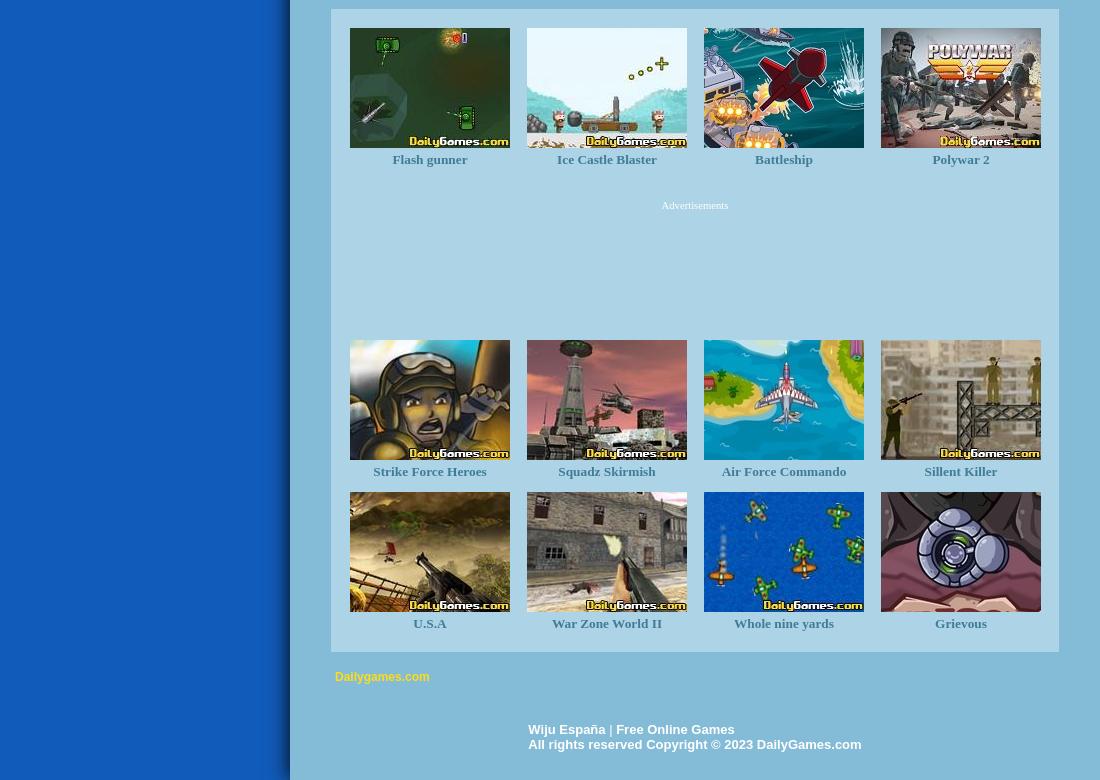  What do you see at coordinates (428, 623) in the screenshot?
I see `'U.S.A'` at bounding box center [428, 623].